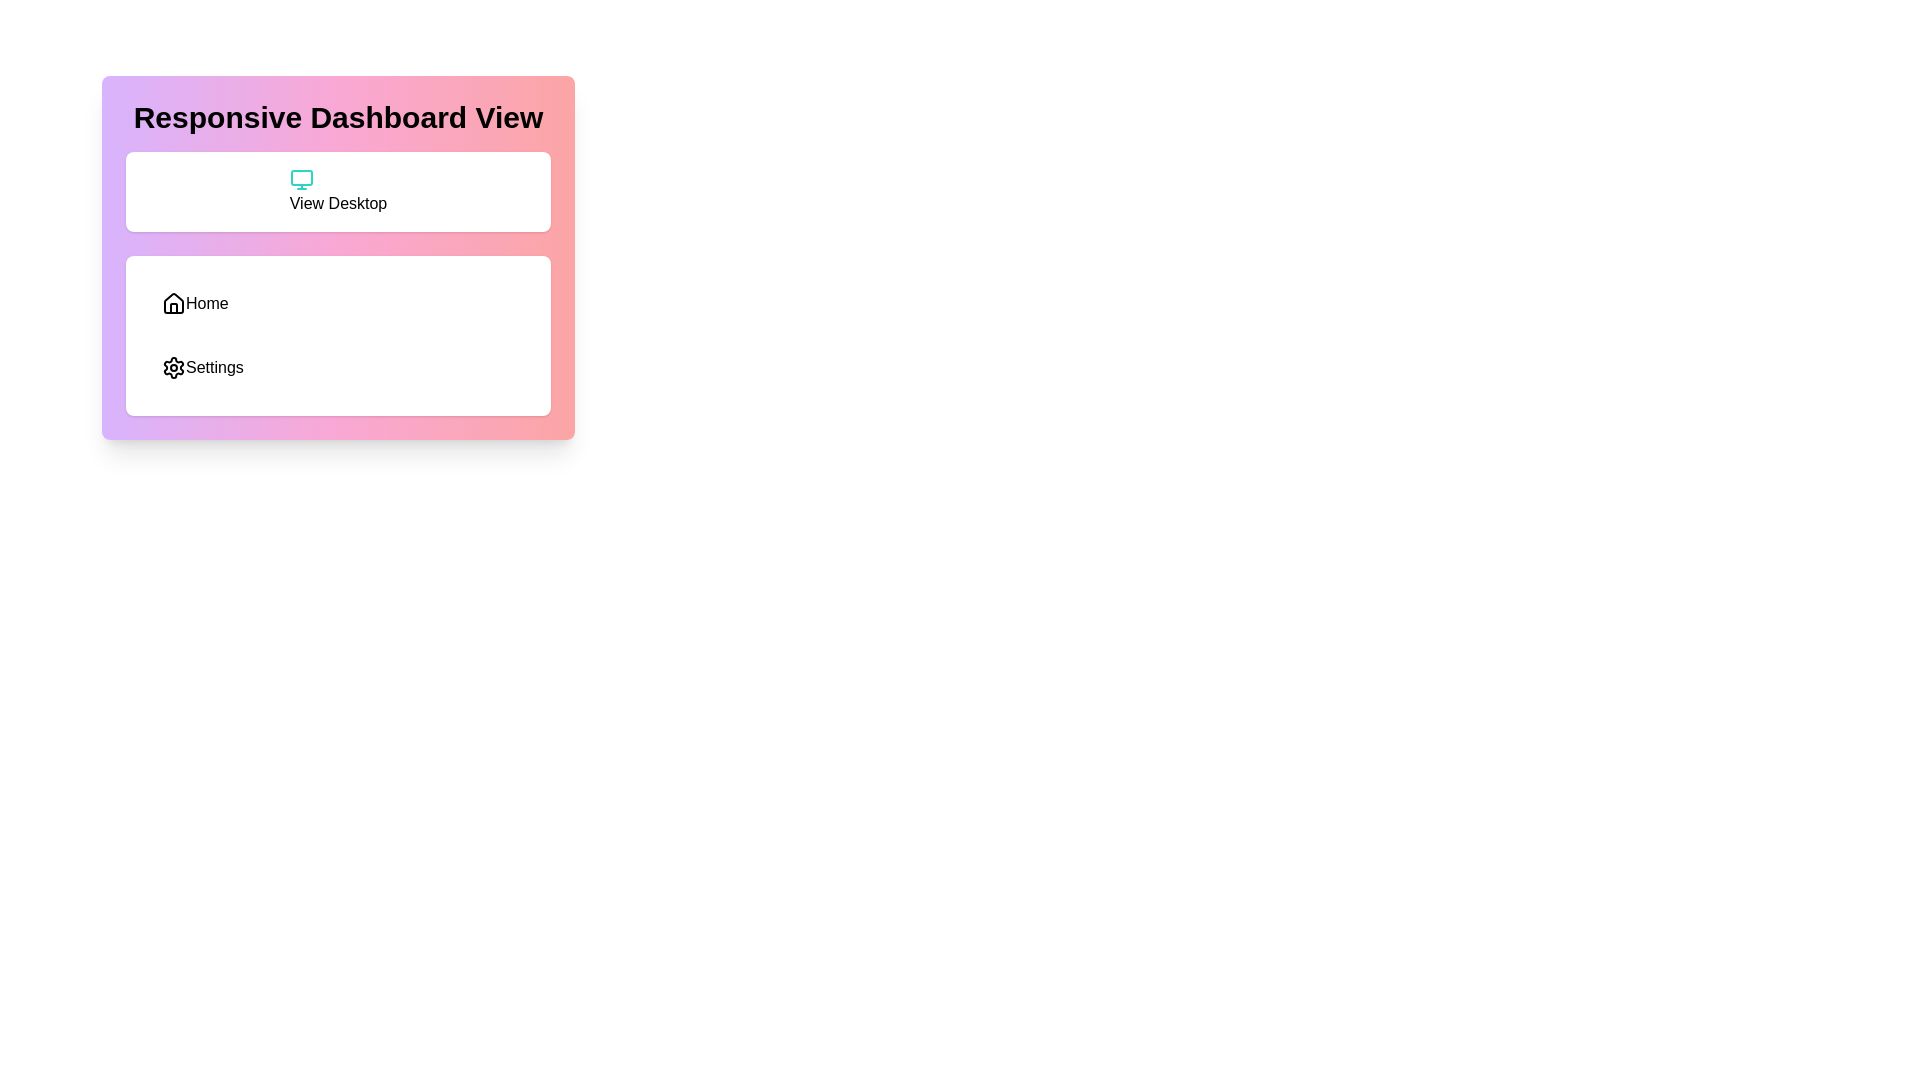 The image size is (1920, 1080). What do you see at coordinates (173, 303) in the screenshot?
I see `the house-shaped graphical icon representing the 'Home' symbol` at bounding box center [173, 303].